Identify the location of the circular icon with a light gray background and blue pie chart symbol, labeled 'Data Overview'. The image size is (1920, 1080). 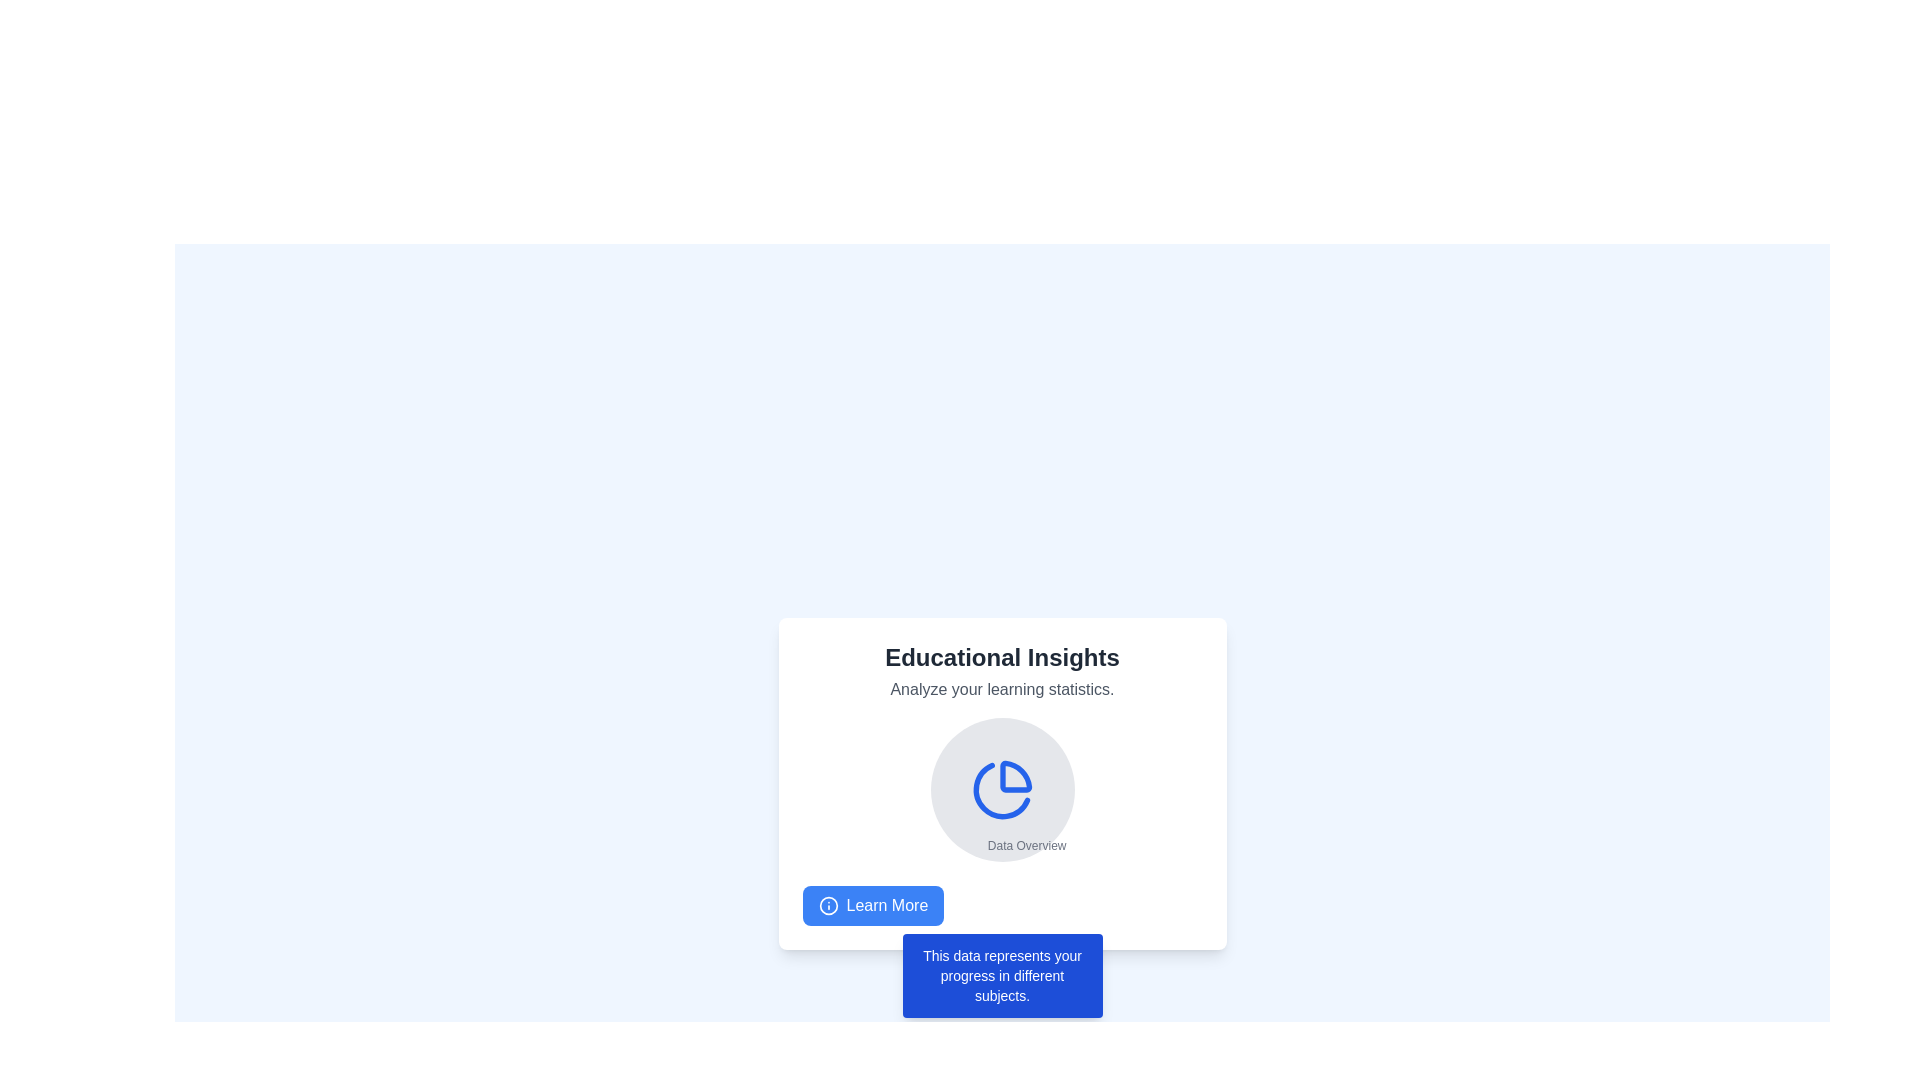
(1002, 789).